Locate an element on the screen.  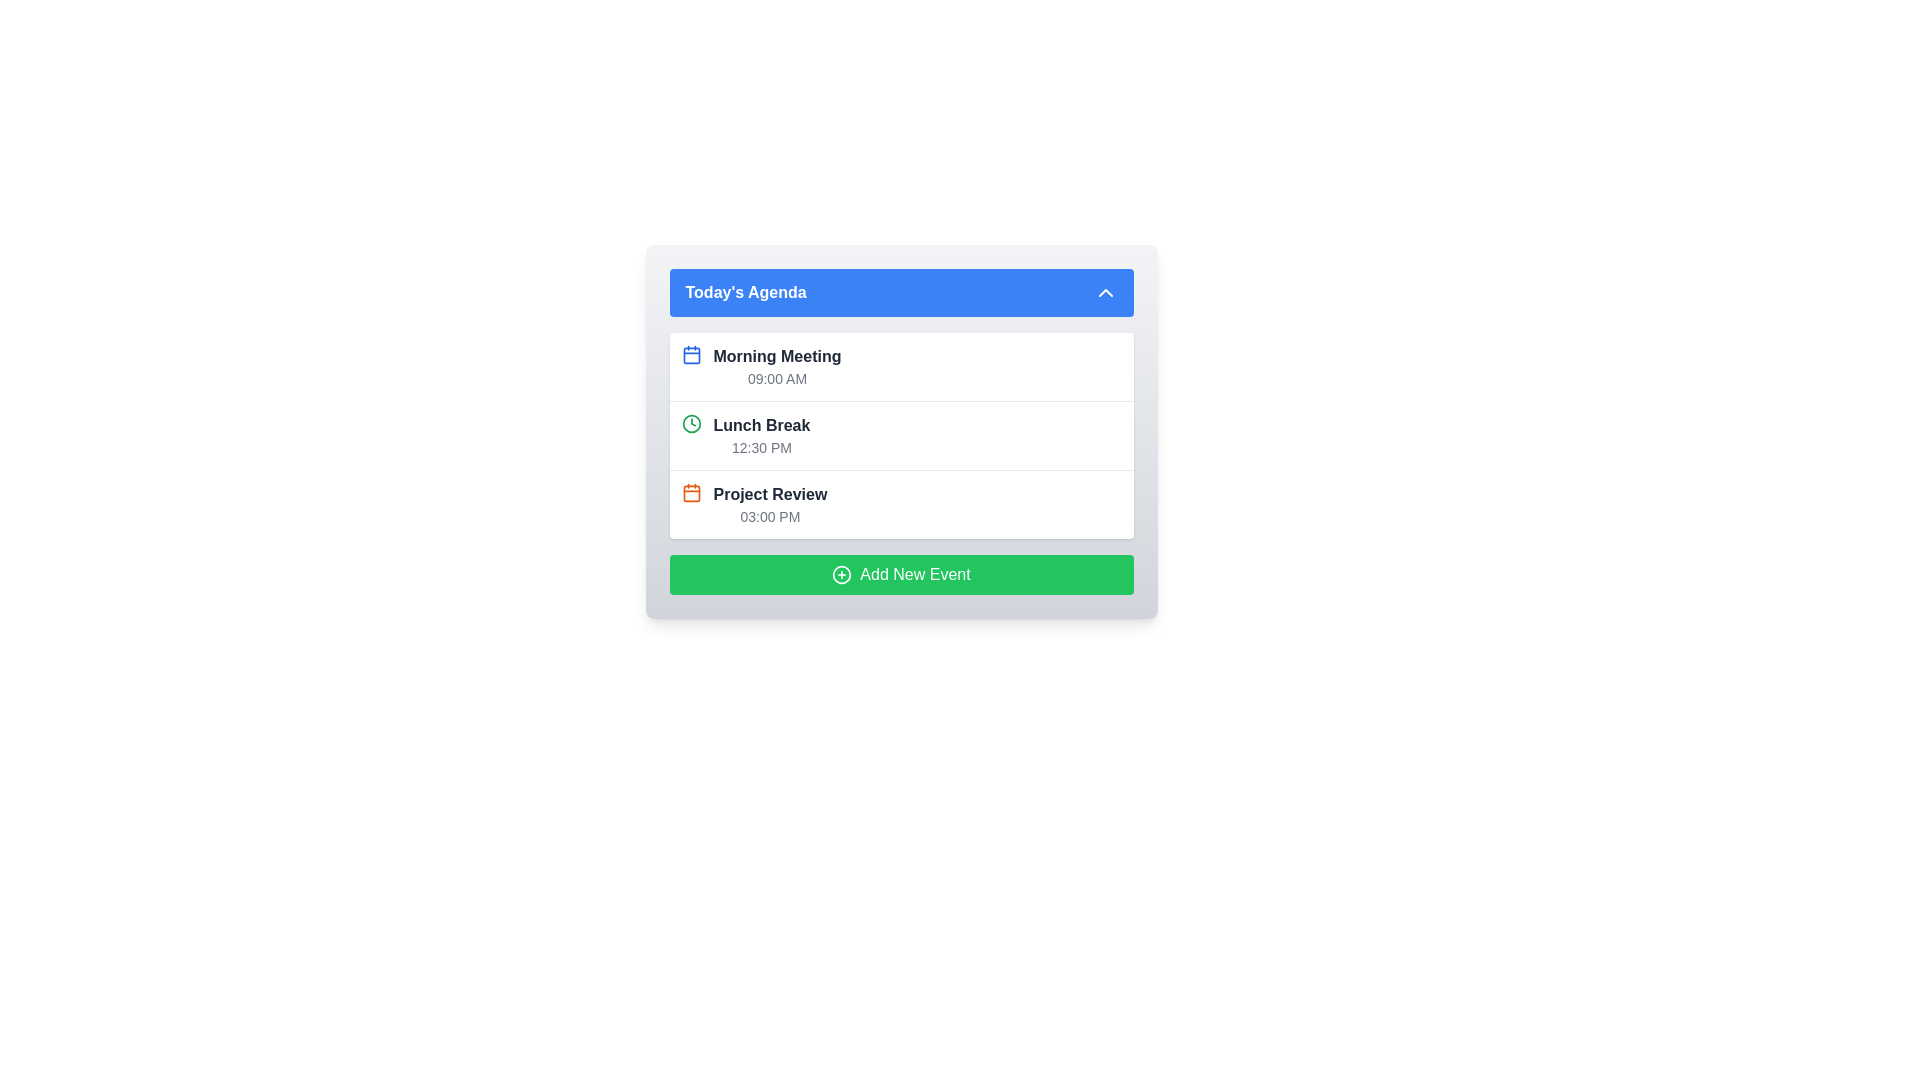
the small upward-facing chevron icon on the blue background in the 'Today's Agenda' header is located at coordinates (1104, 293).